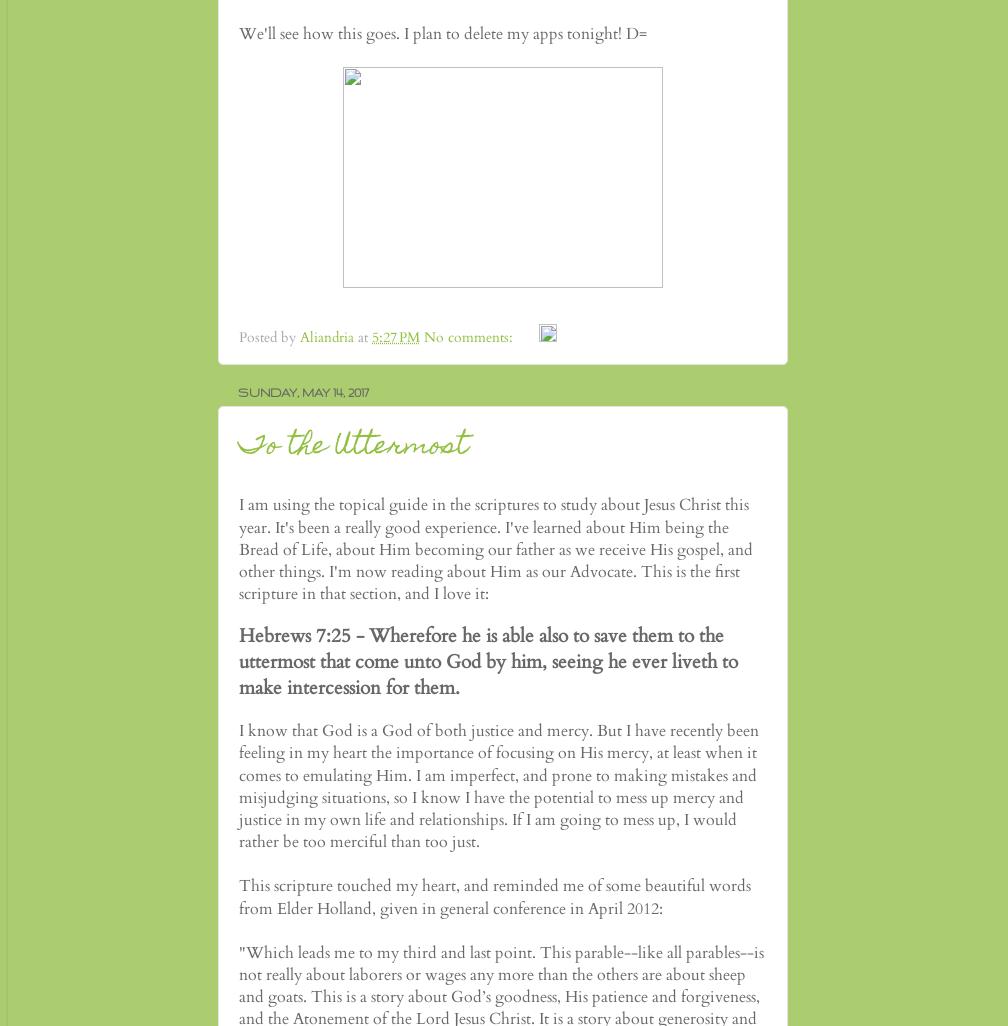 This screenshot has width=1008, height=1026. What do you see at coordinates (488, 661) in the screenshot?
I see `'Hebrews 7:25 - Wherefore he is able also to save them to the uttermost that come unto God by him, seeing he ever liveth to make intercession for them.'` at bounding box center [488, 661].